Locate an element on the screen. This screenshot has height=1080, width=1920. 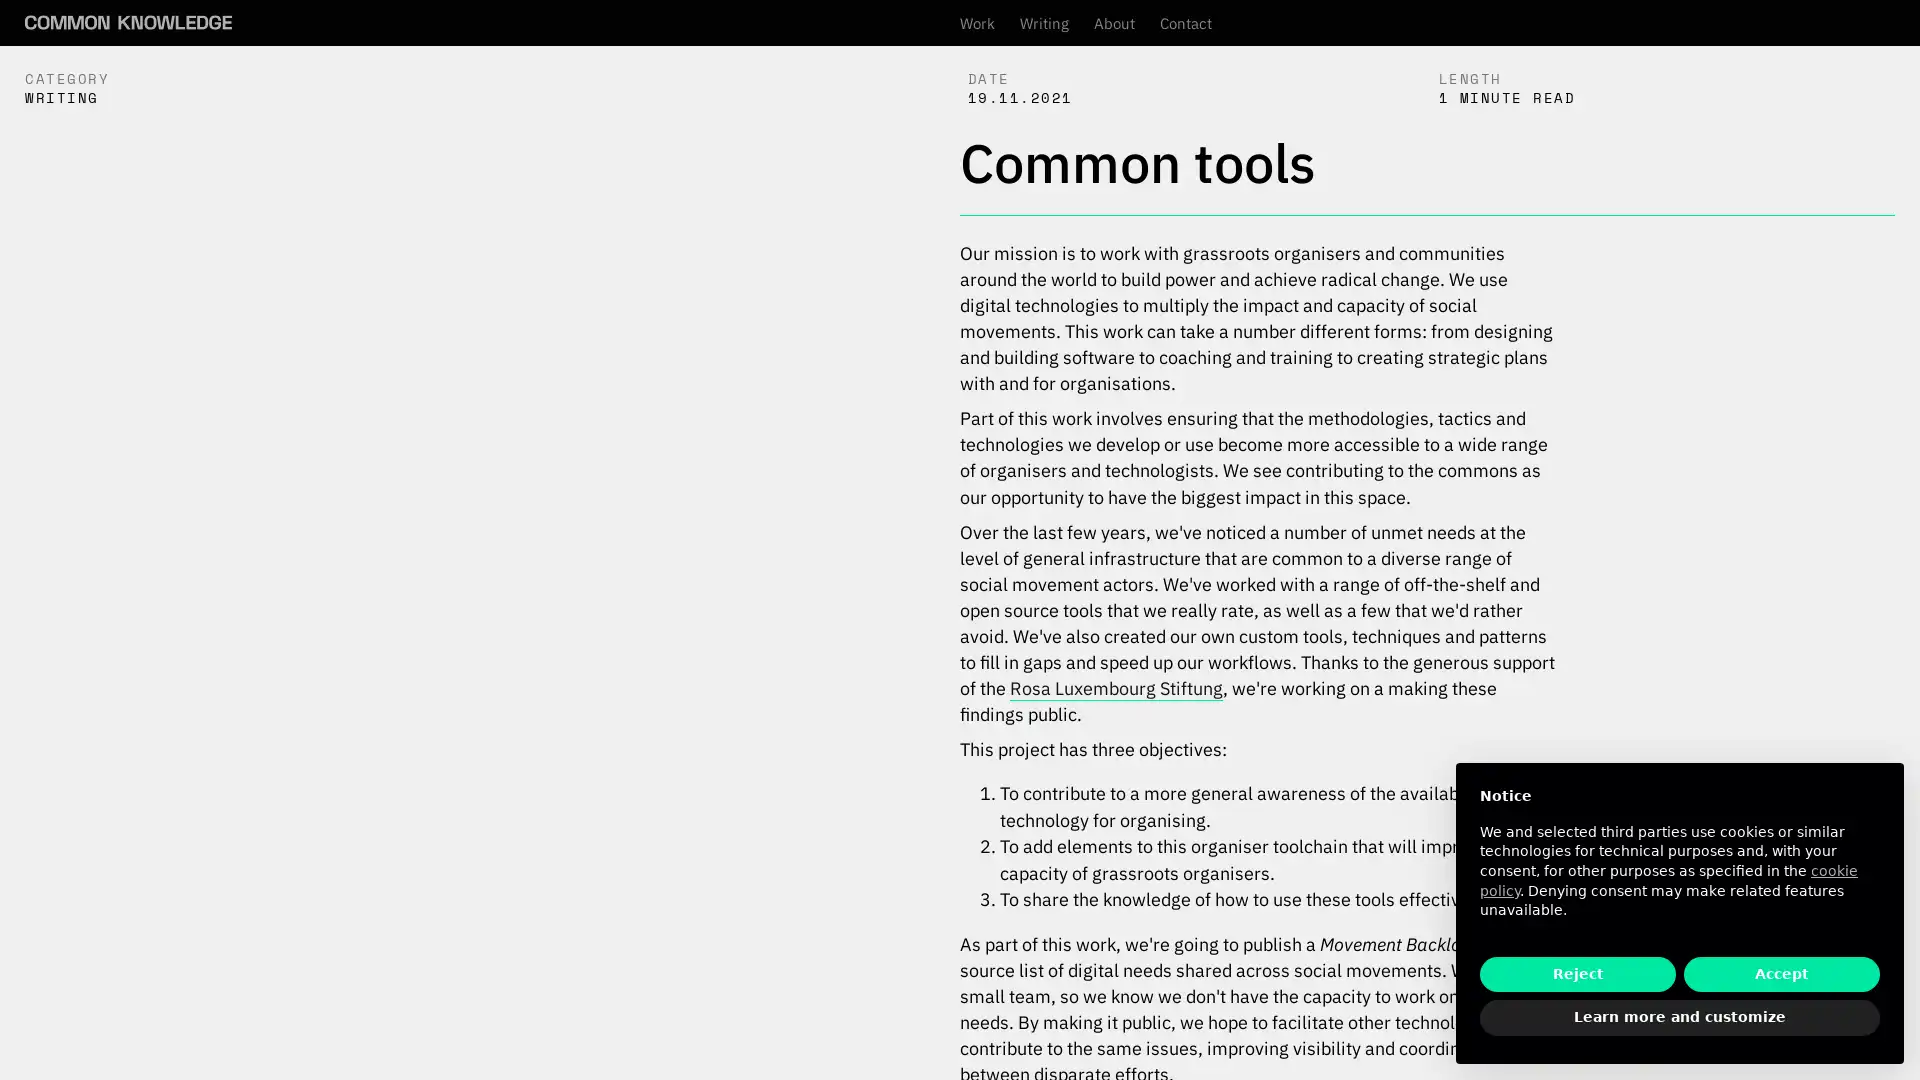
Reject is located at coordinates (1577, 973).